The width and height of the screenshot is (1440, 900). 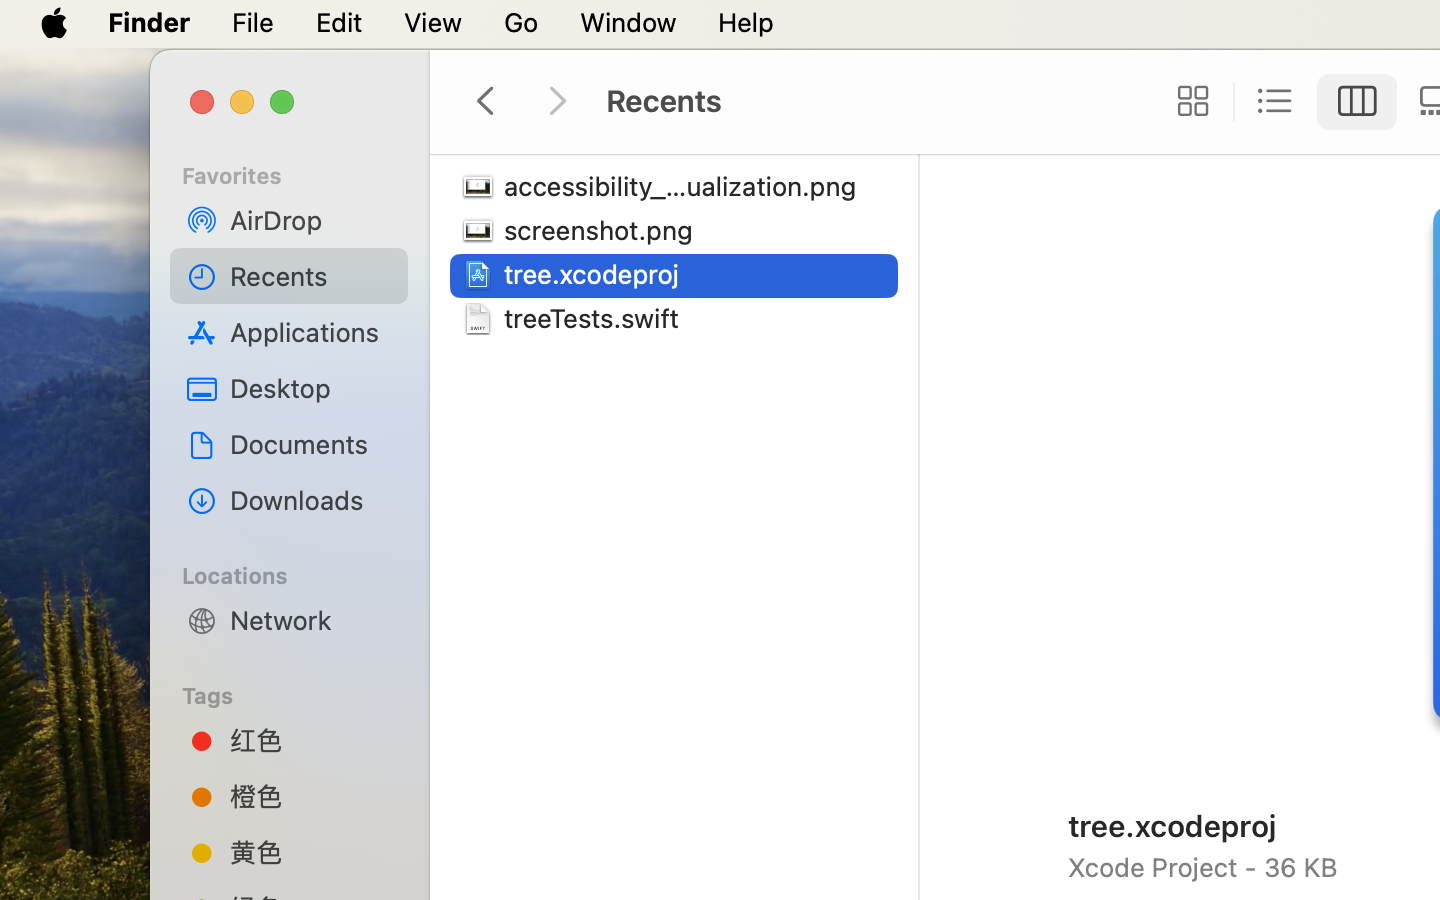 I want to click on 'Network', so click(x=311, y=620).